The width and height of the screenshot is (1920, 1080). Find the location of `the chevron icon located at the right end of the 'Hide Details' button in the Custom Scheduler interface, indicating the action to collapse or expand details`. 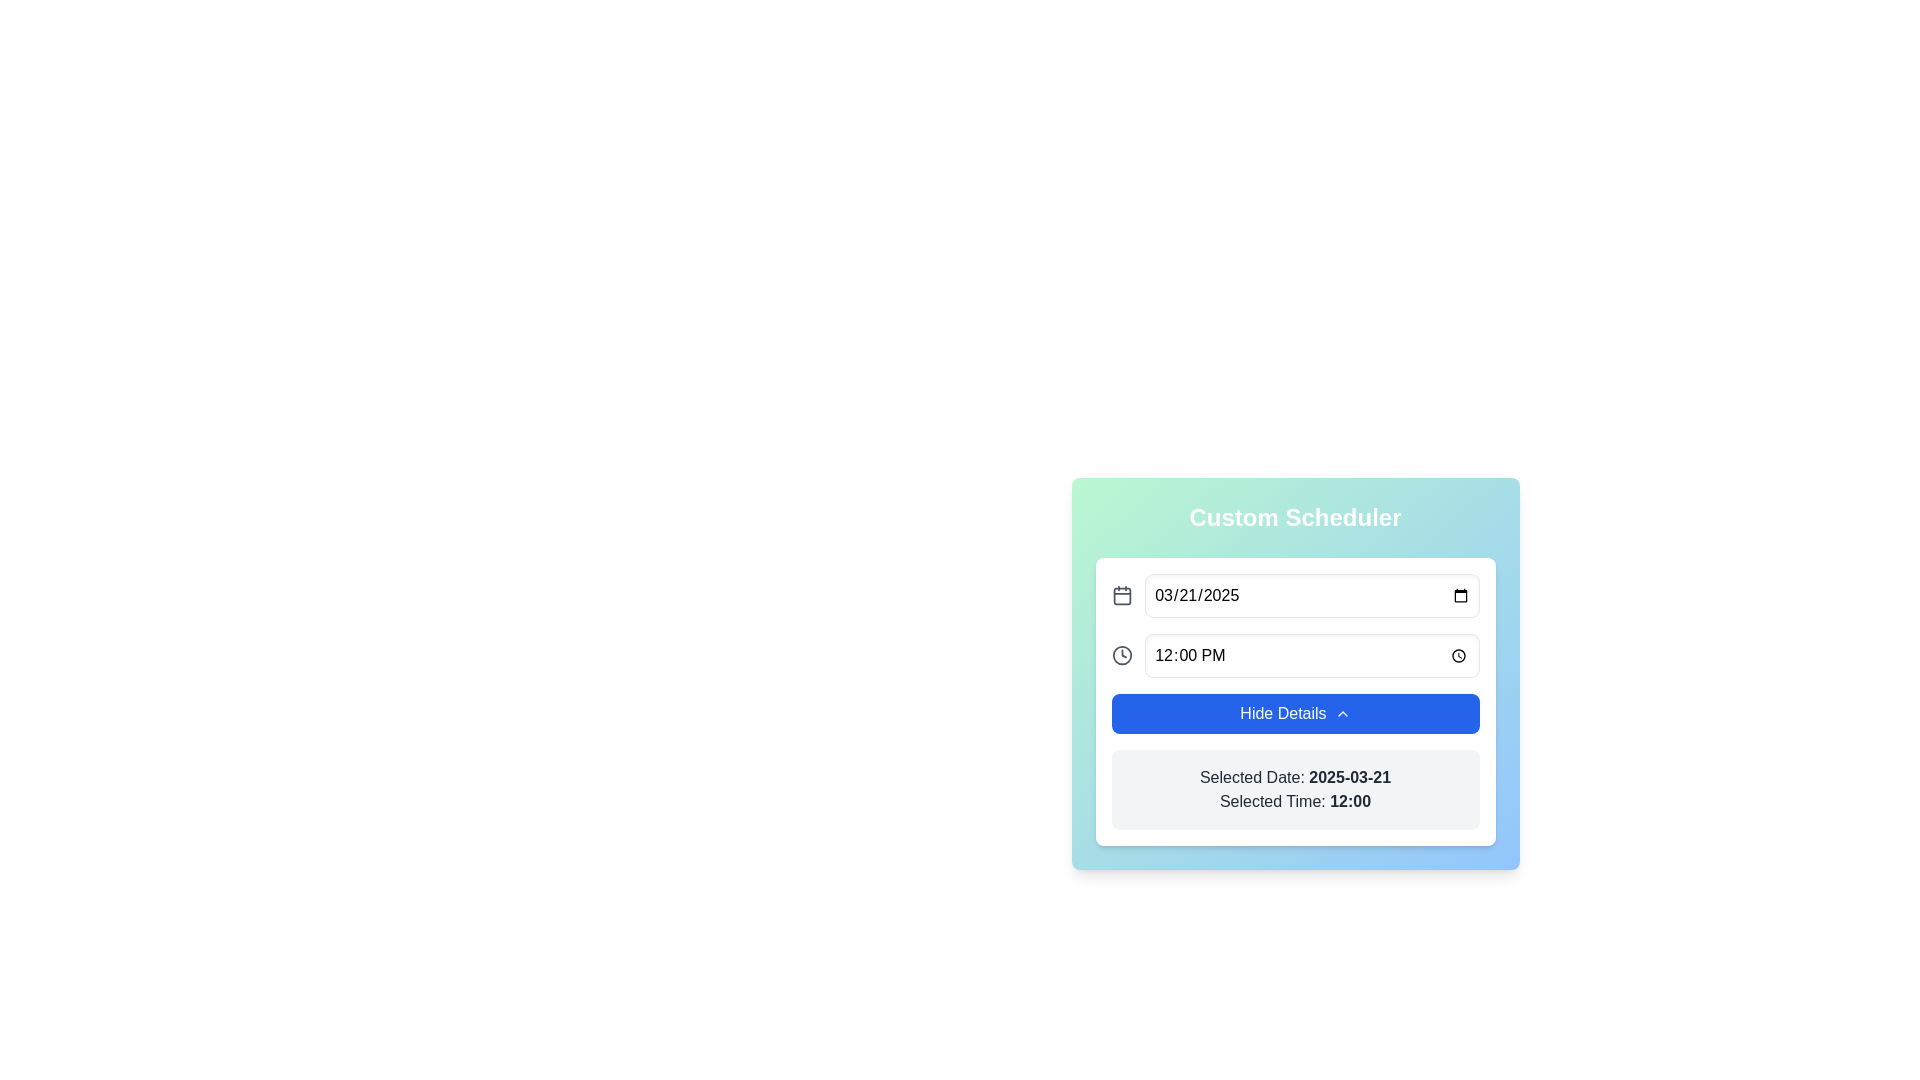

the chevron icon located at the right end of the 'Hide Details' button in the Custom Scheduler interface, indicating the action to collapse or expand details is located at coordinates (1342, 712).